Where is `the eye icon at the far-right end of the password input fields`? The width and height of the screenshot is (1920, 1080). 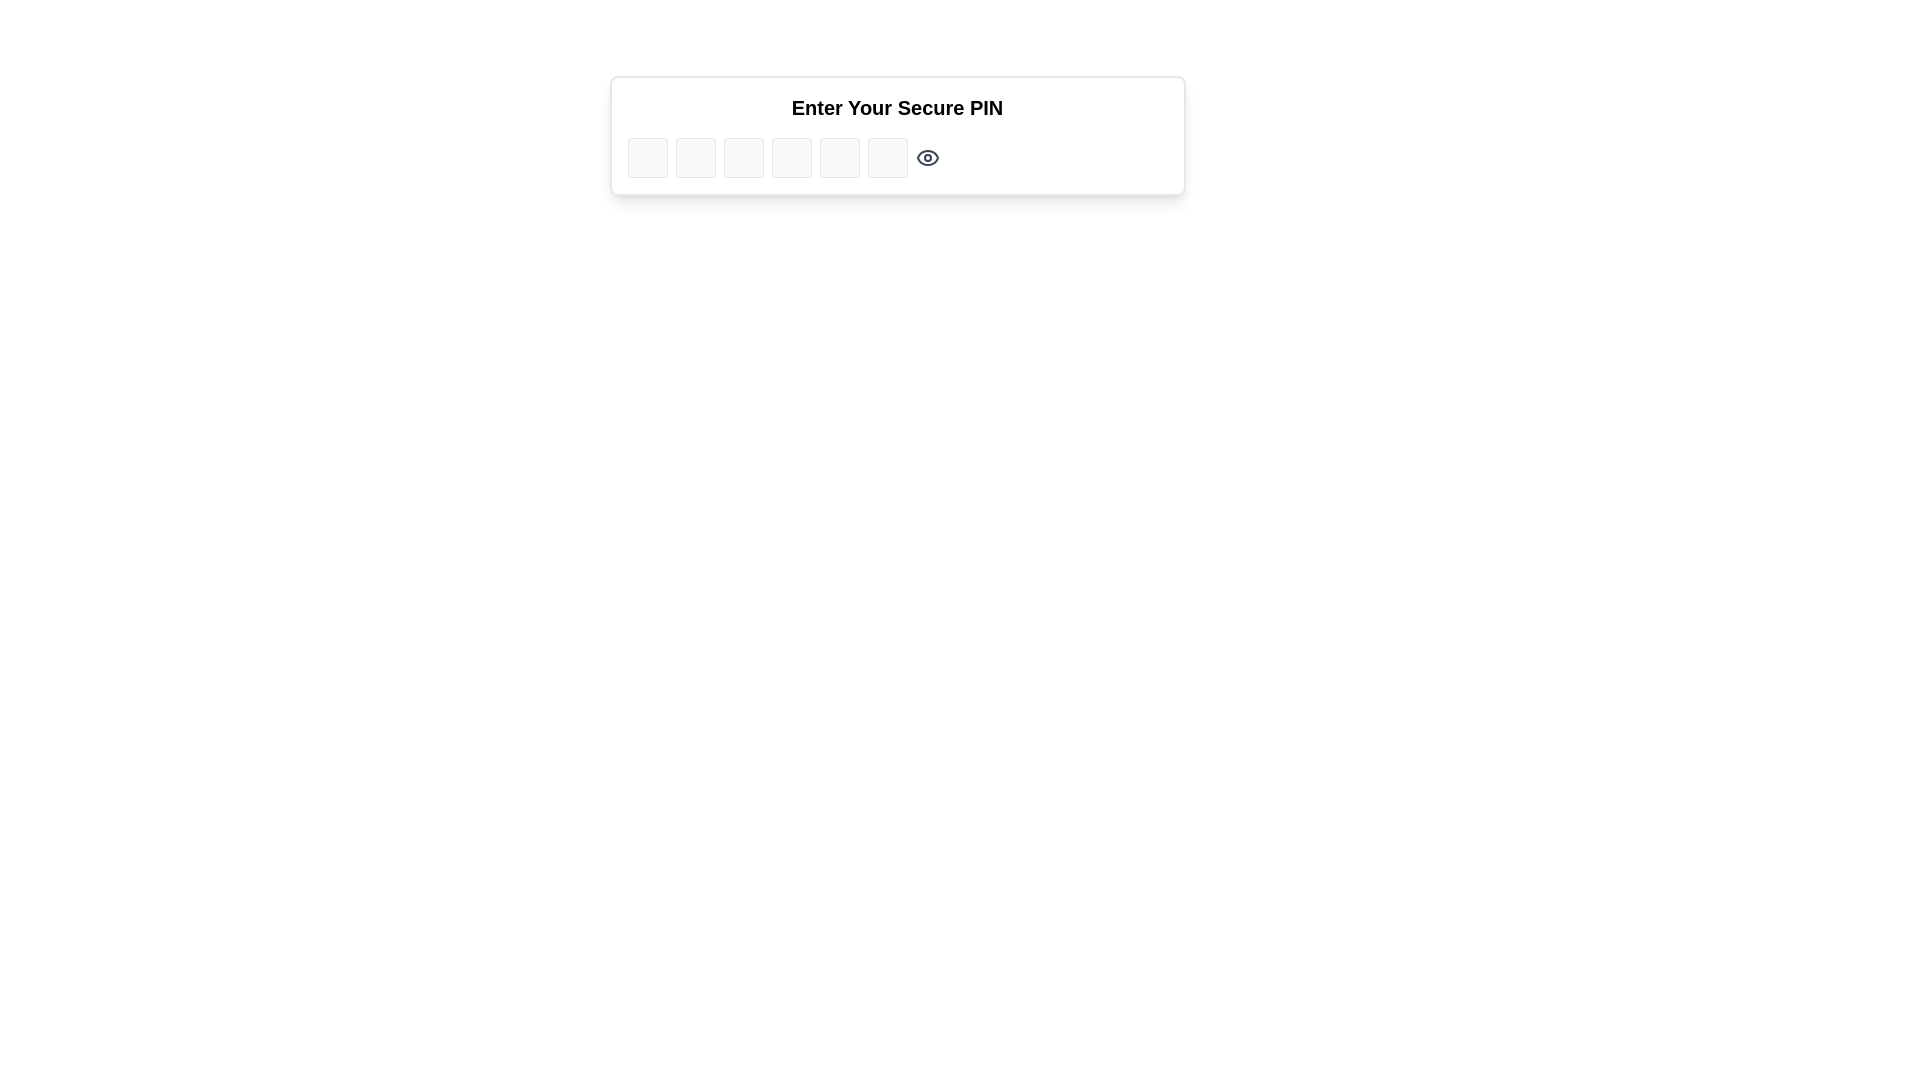
the eye icon at the far-right end of the password input fields is located at coordinates (926, 157).